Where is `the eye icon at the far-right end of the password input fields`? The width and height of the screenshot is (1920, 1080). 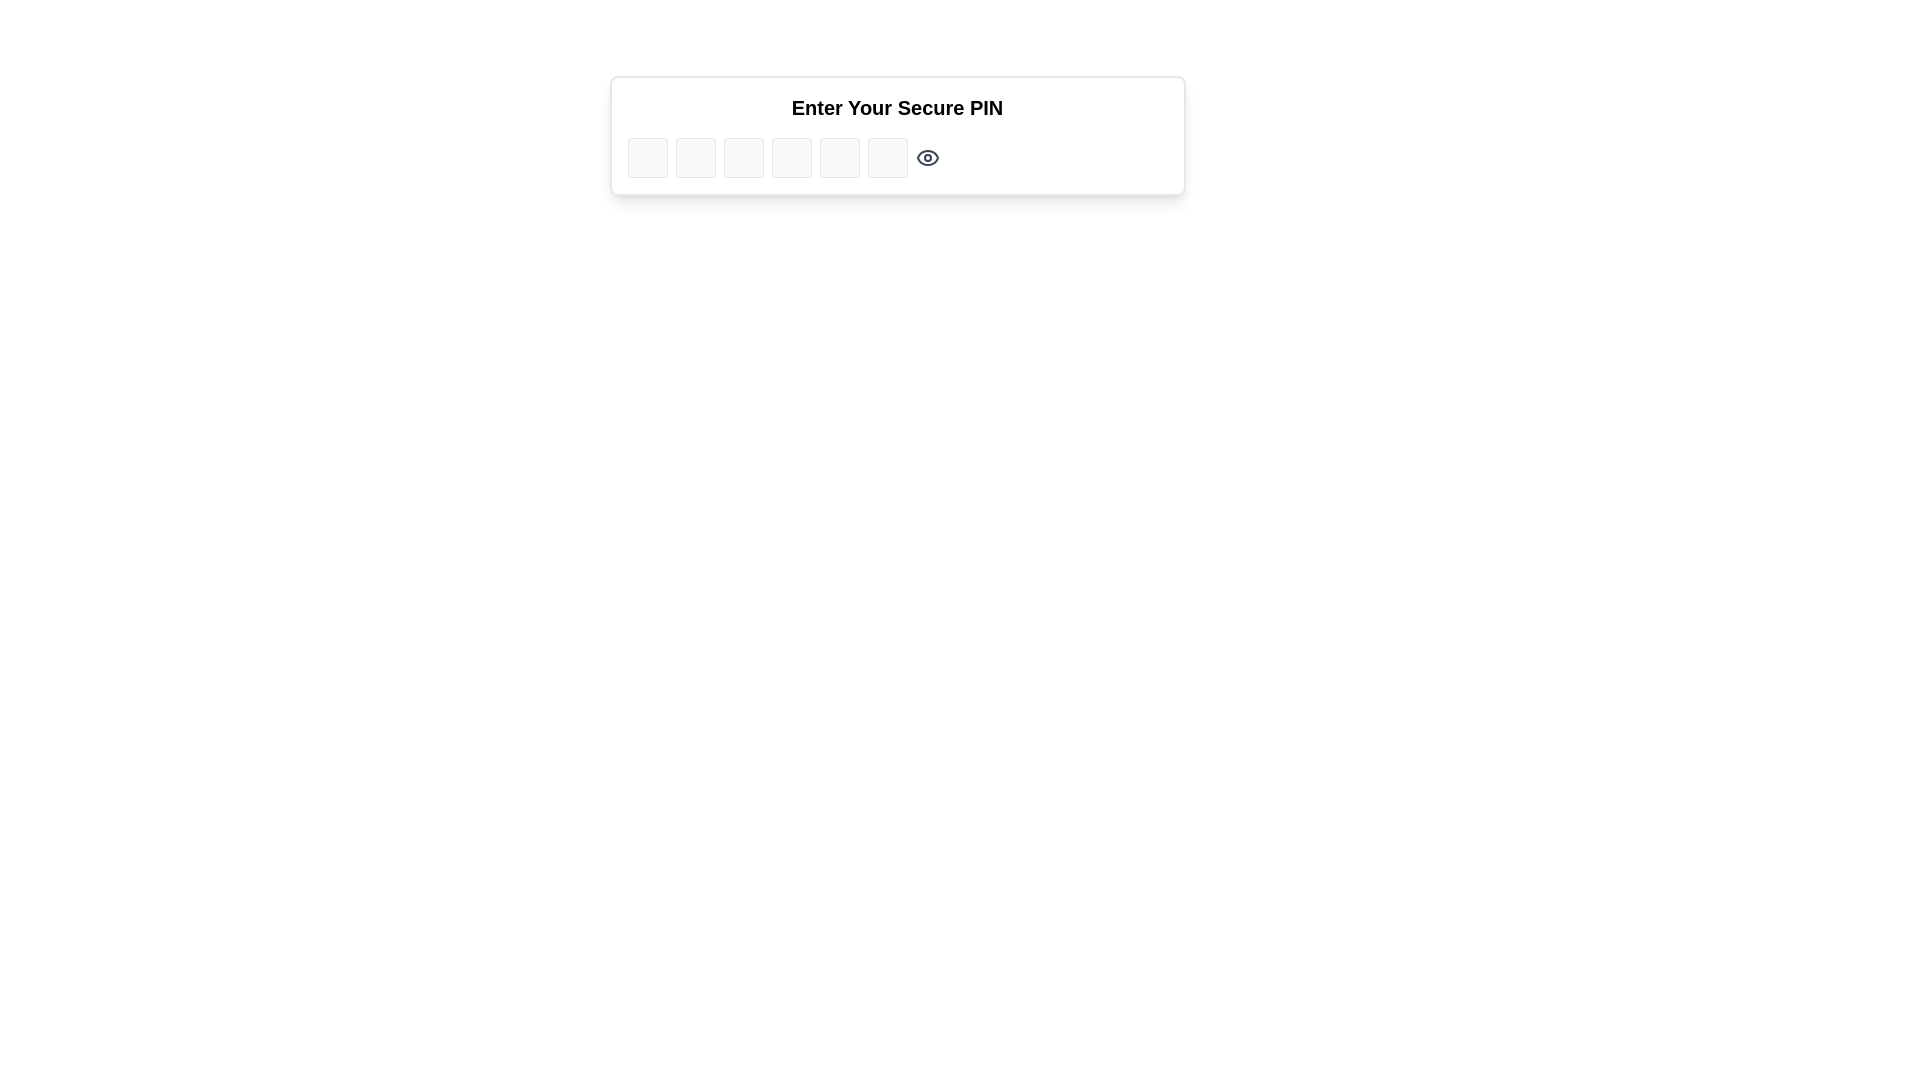
the eye icon at the far-right end of the password input fields is located at coordinates (926, 157).